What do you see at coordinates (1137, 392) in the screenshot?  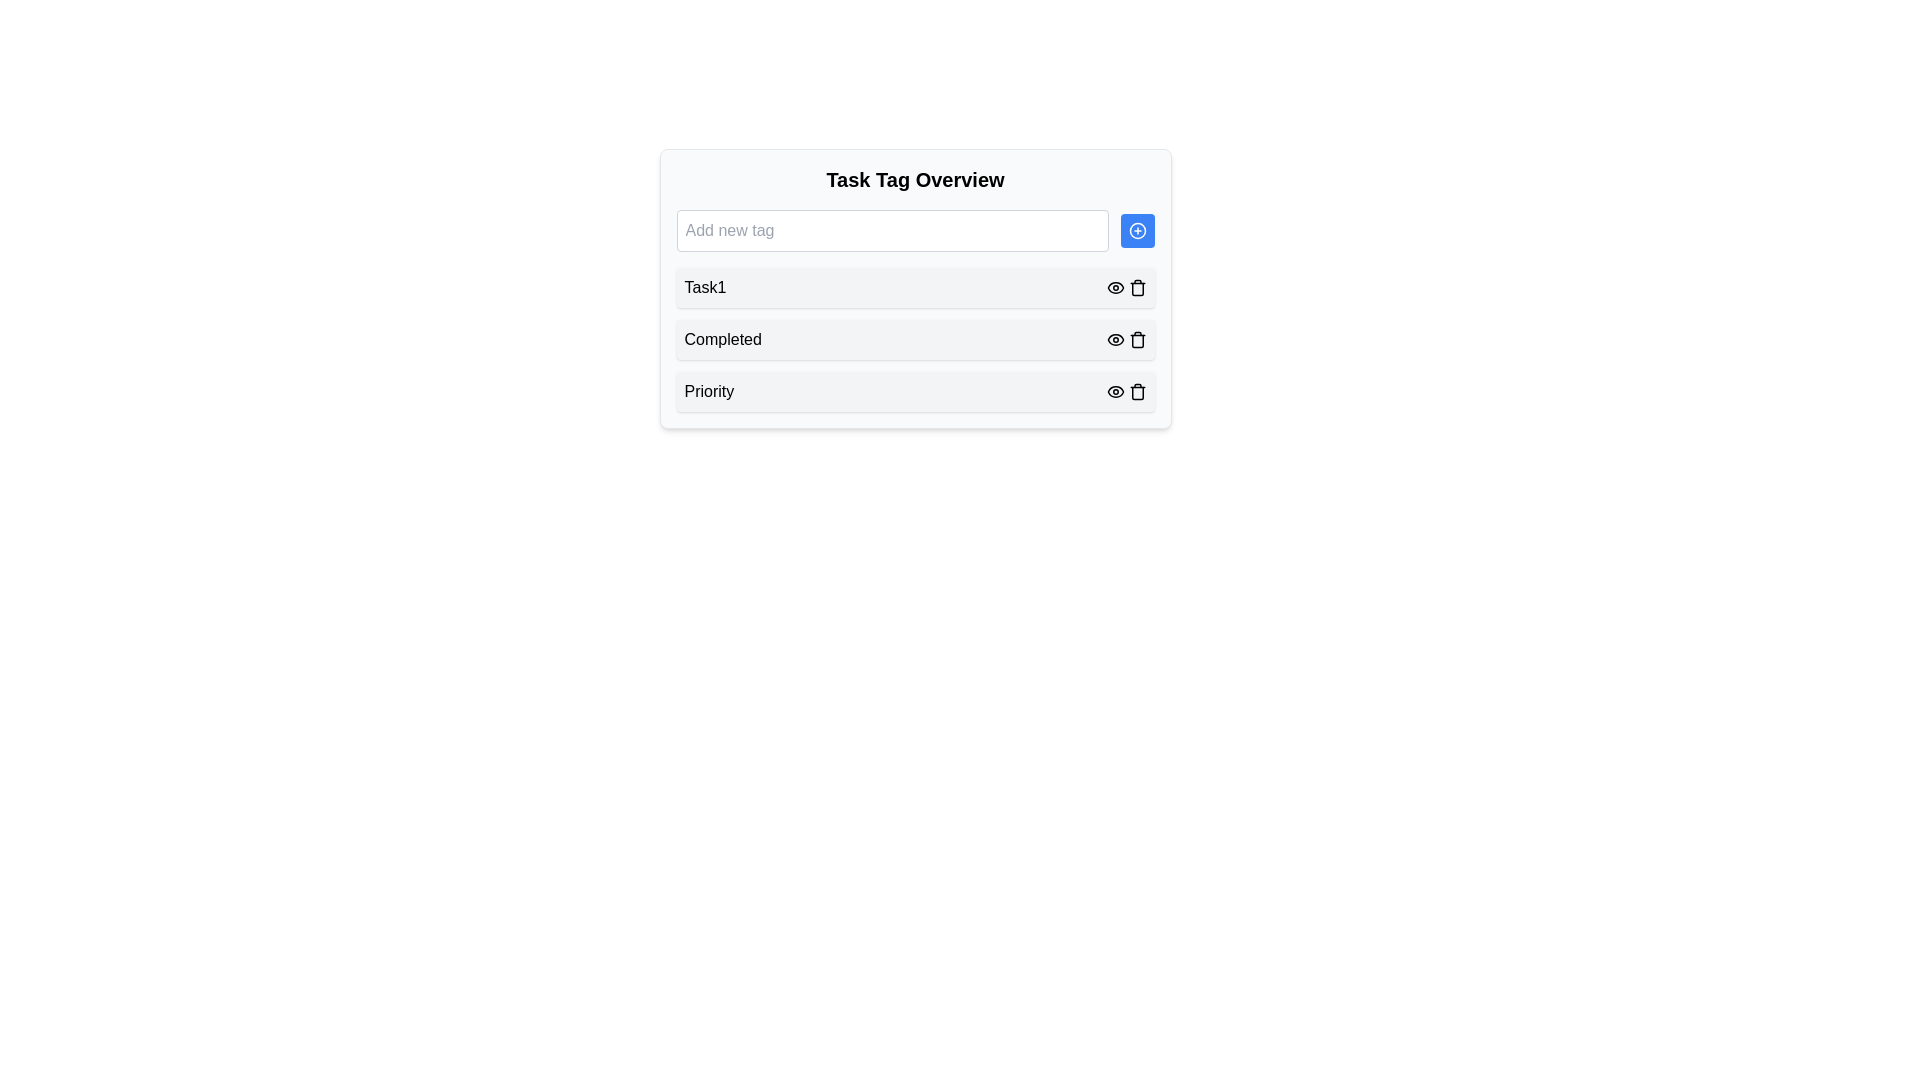 I see `the delete icon located to the right of the eye icon in the action group for the 'Priority' tag` at bounding box center [1137, 392].